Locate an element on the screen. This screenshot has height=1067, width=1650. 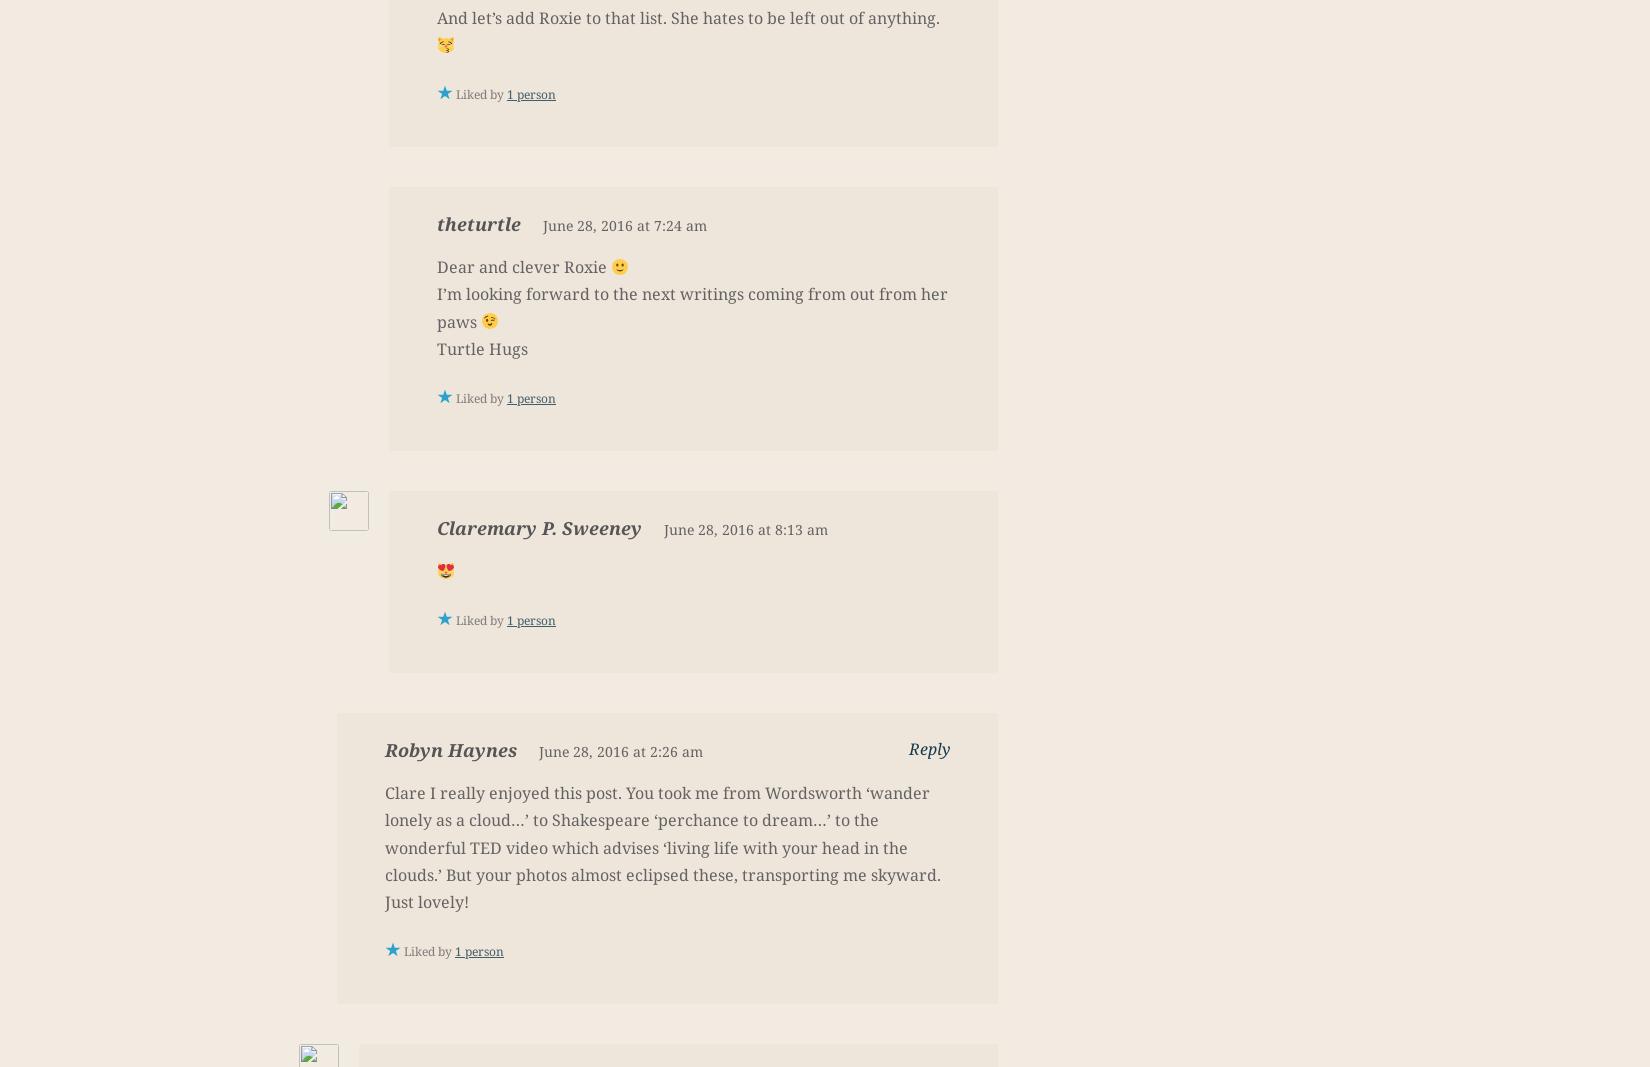
'June 28, 2016 at 7:24 am' is located at coordinates (624, 225).